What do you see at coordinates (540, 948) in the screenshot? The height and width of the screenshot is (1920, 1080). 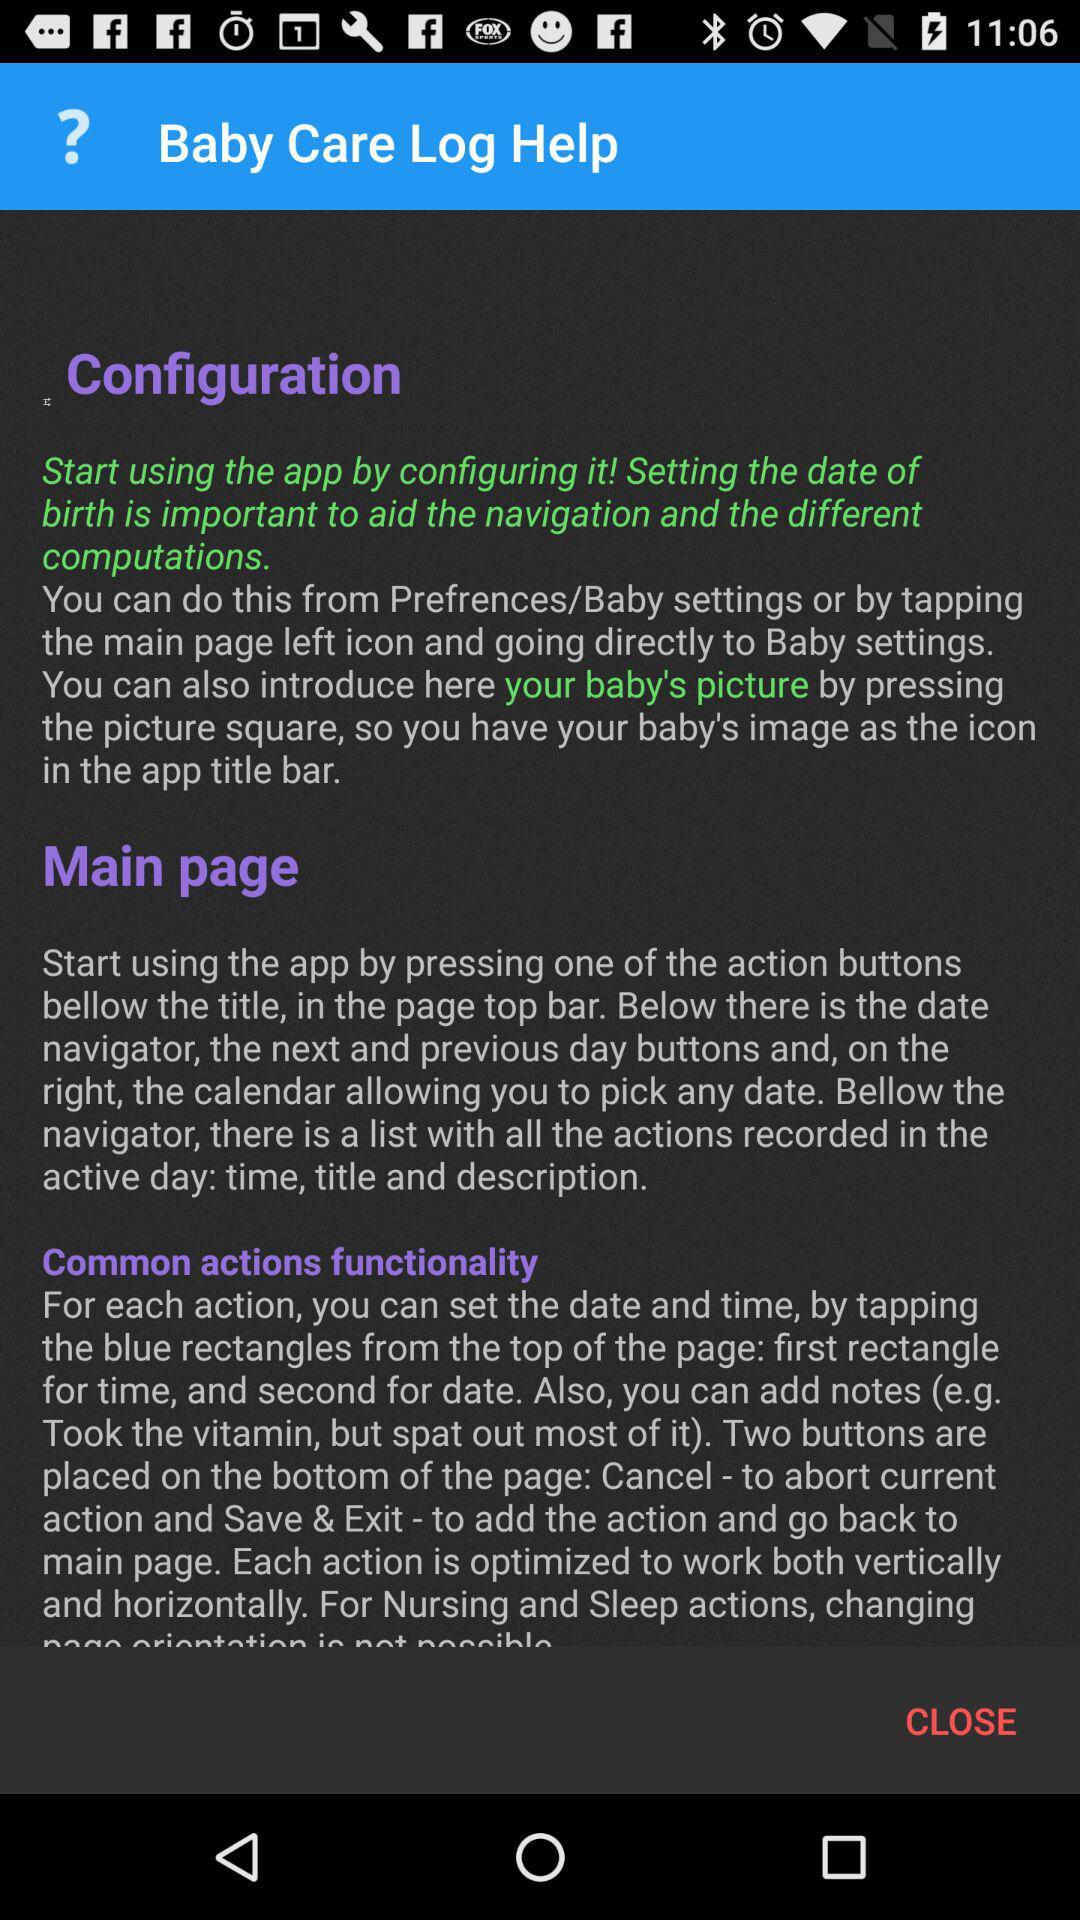 I see `the icon above close` at bounding box center [540, 948].